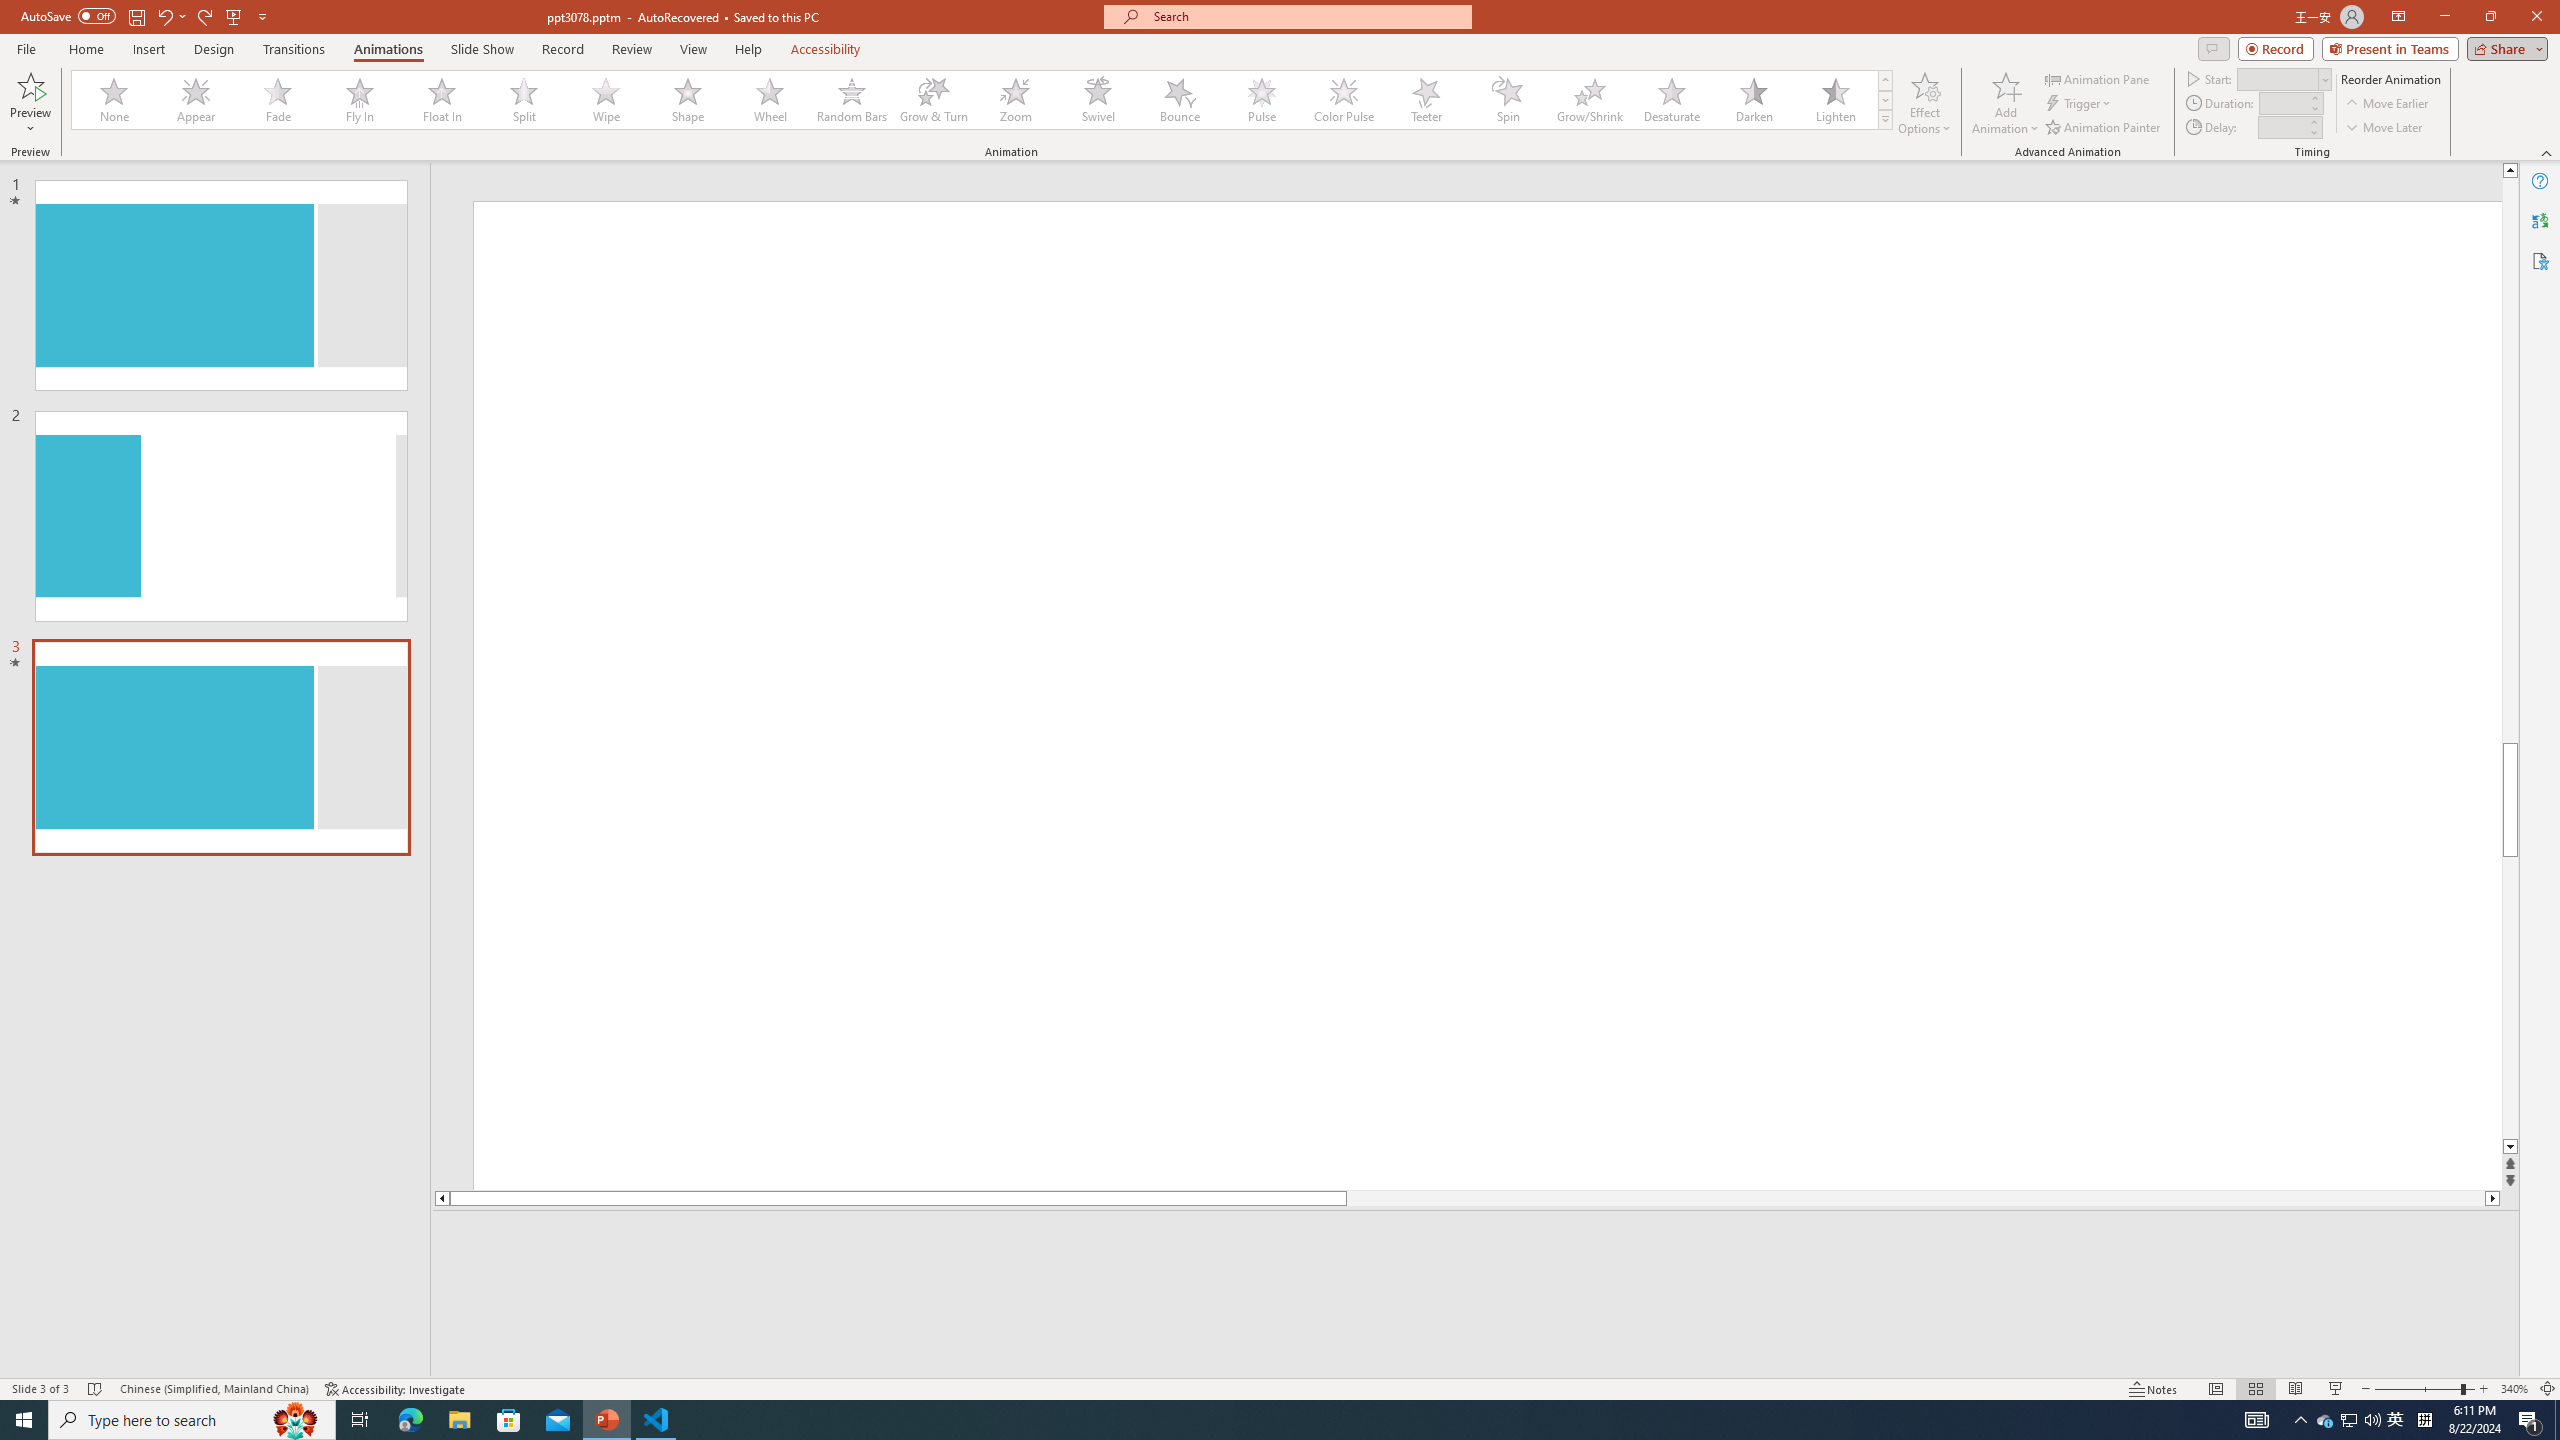  I want to click on 'Swivel', so click(1097, 99).